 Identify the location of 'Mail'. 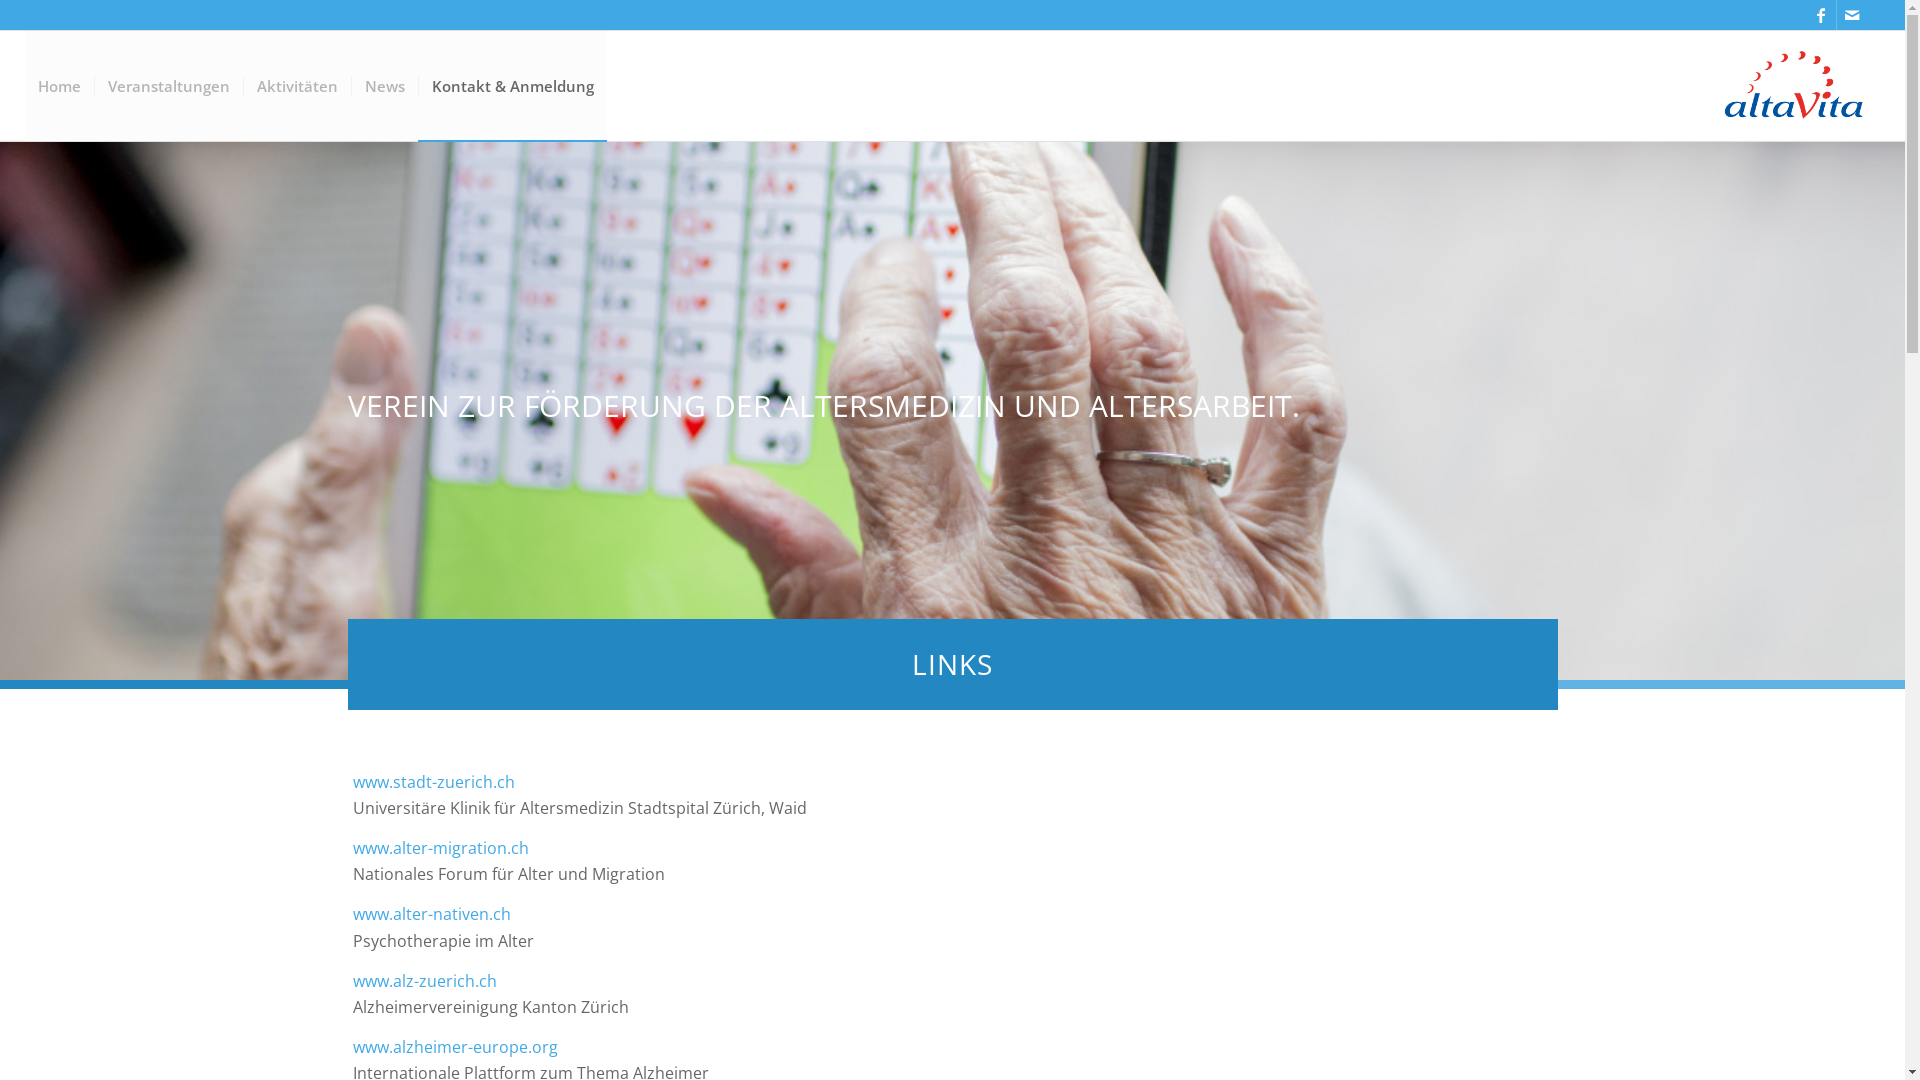
(1851, 15).